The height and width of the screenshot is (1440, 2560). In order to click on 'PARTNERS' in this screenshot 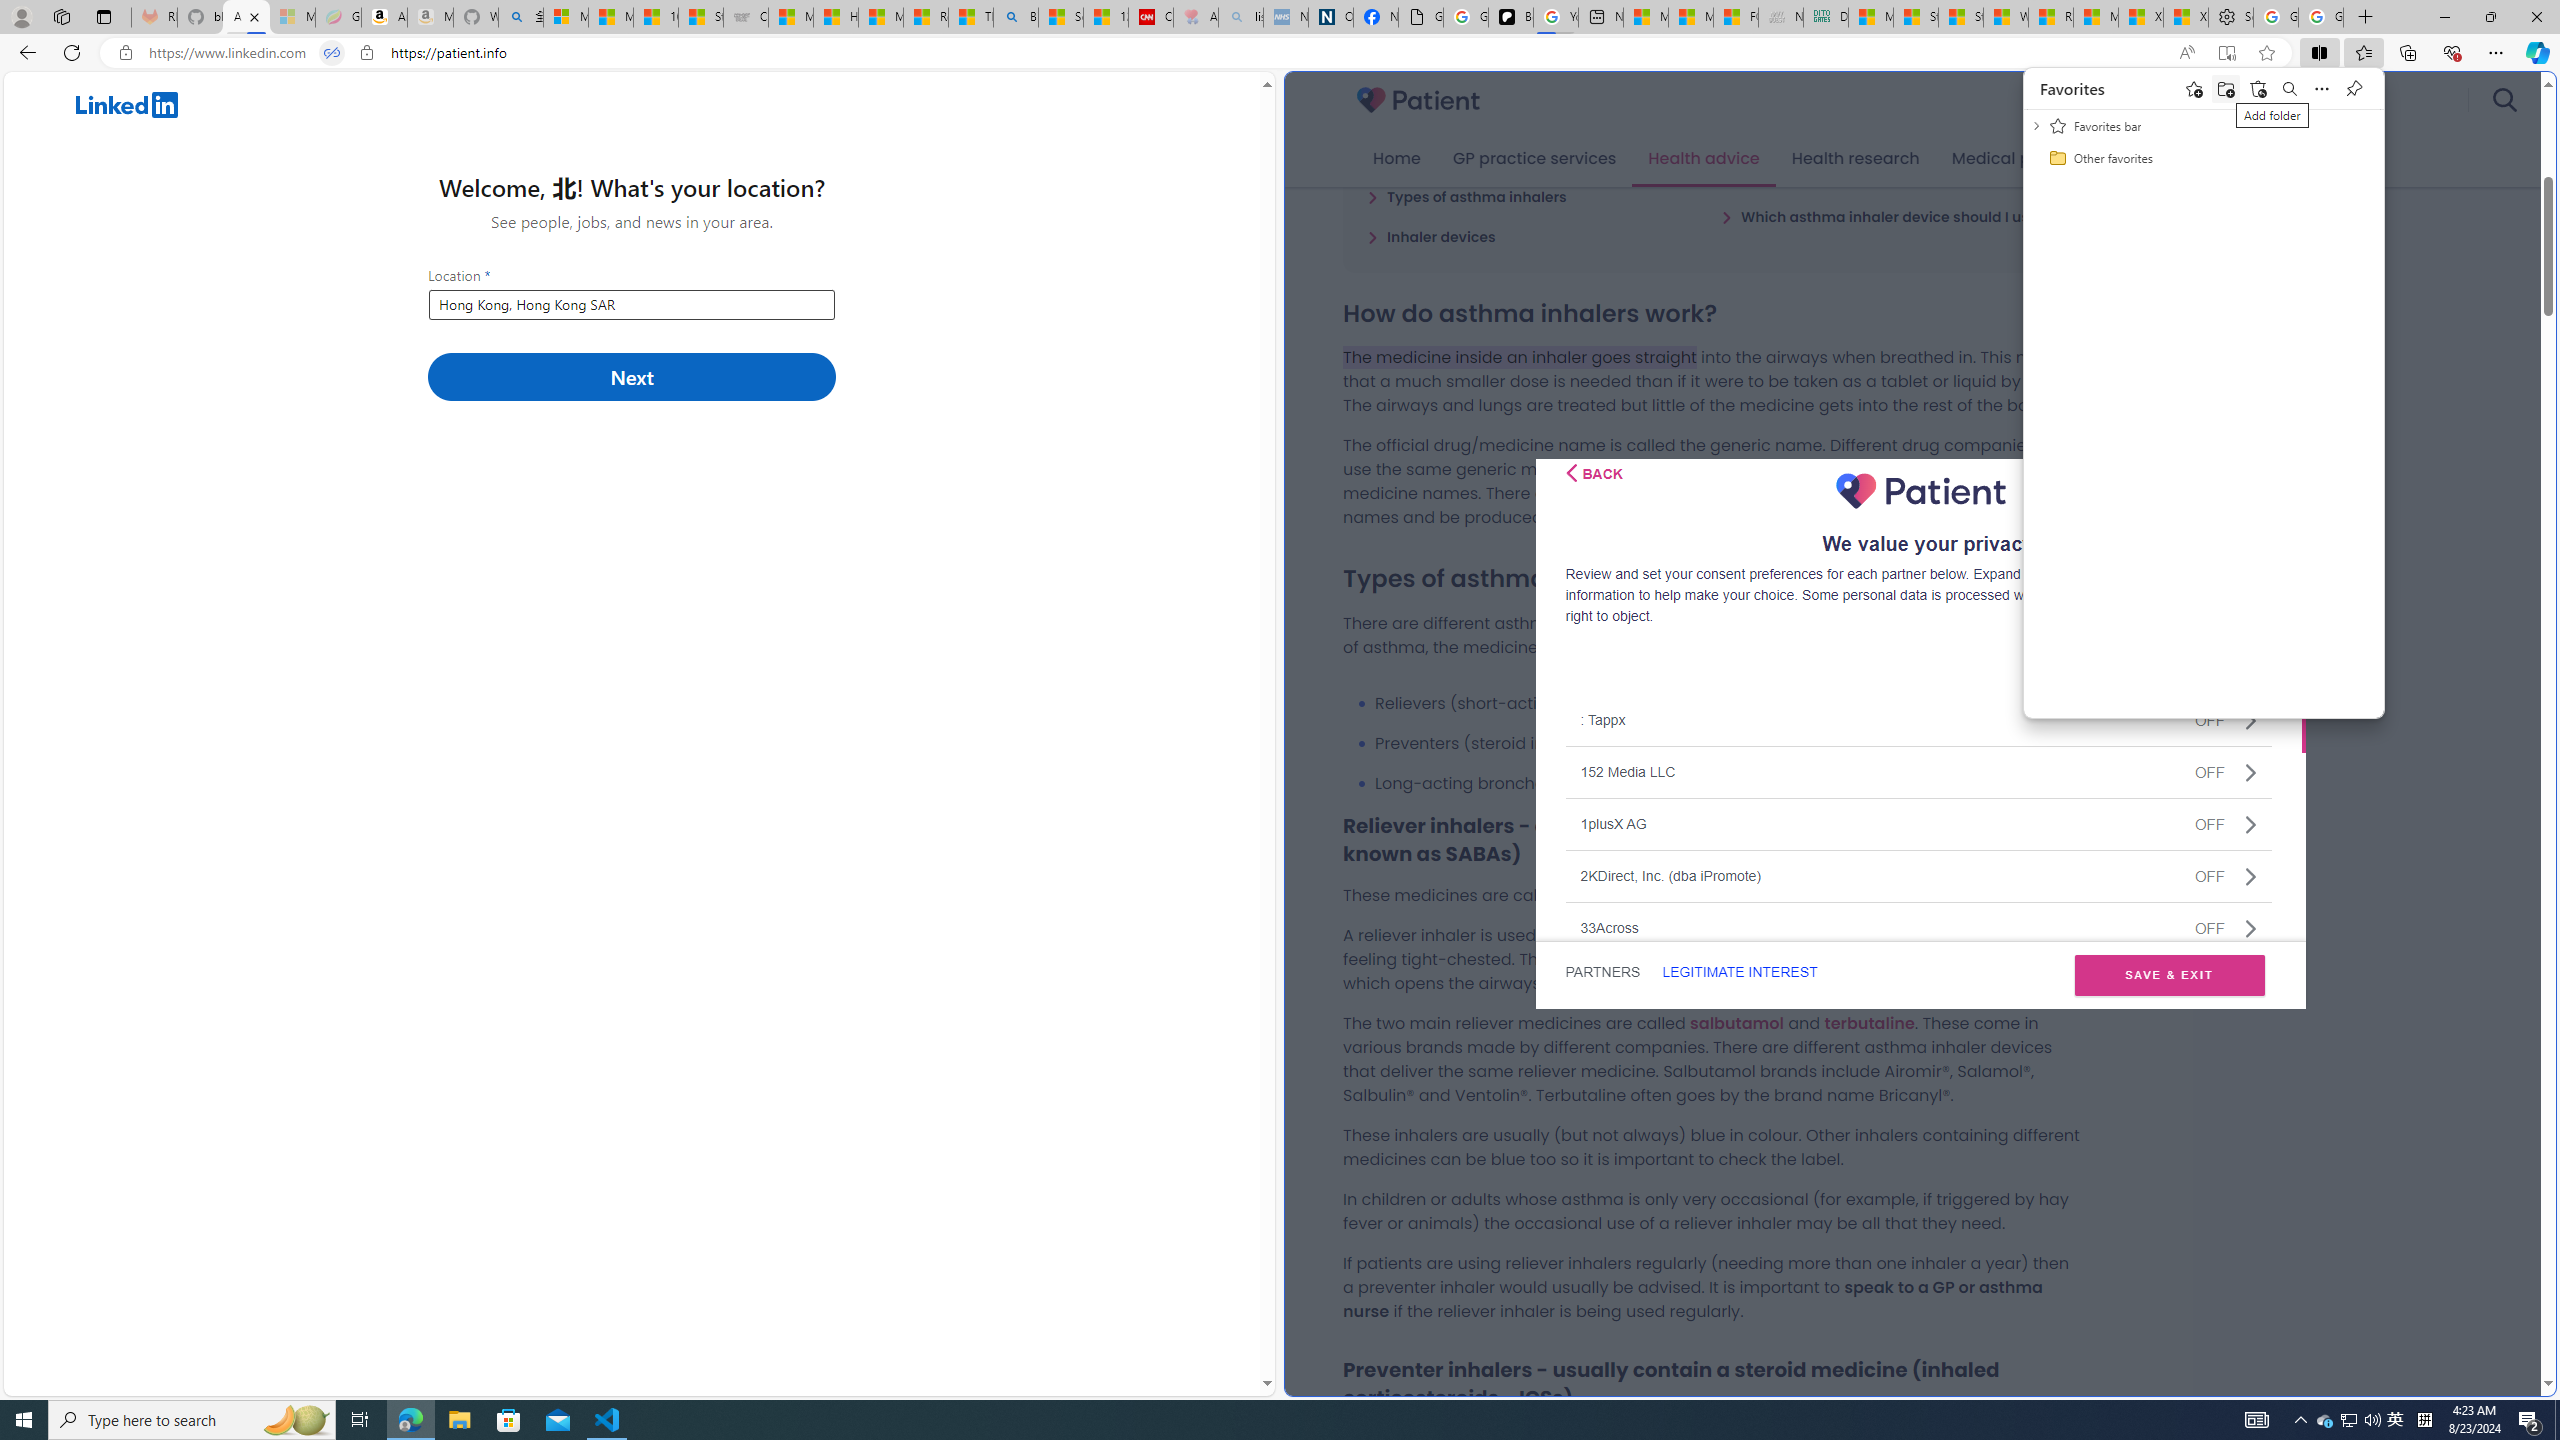, I will do `click(1602, 972)`.